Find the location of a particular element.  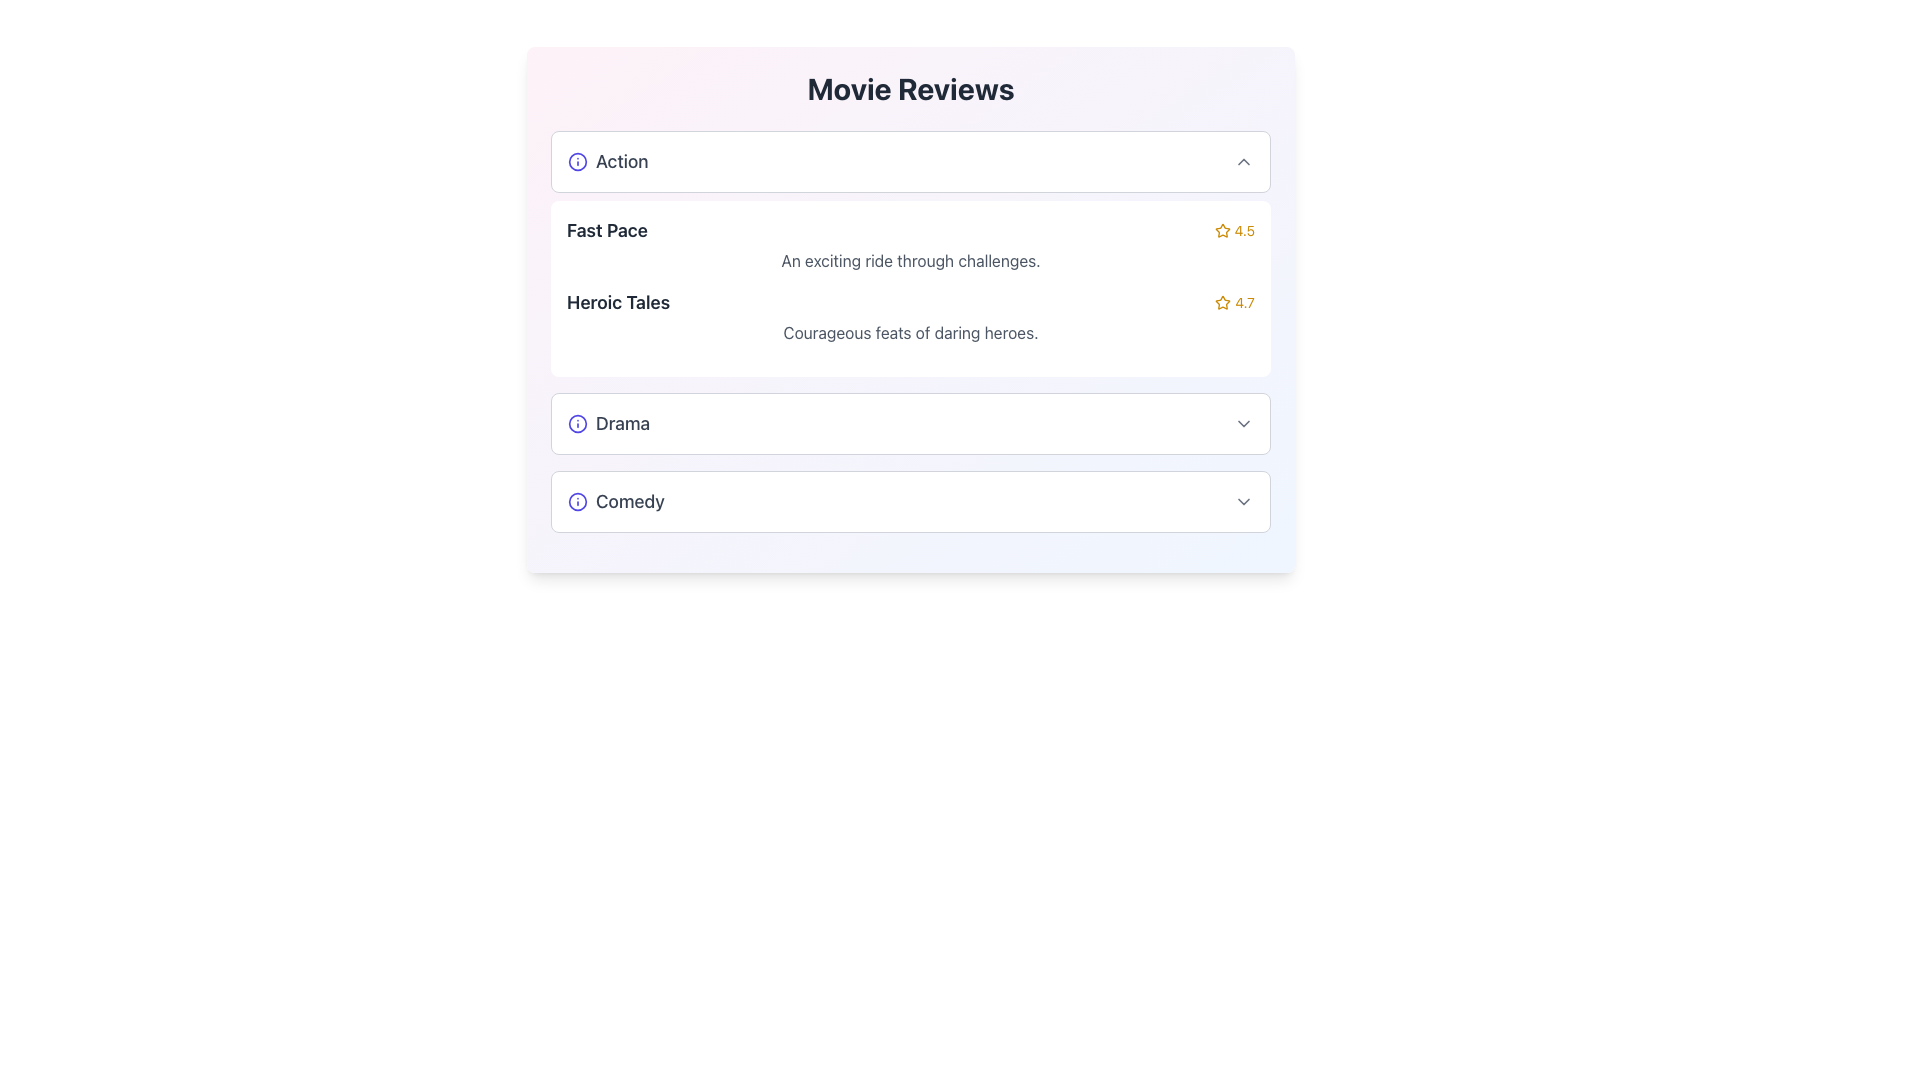

the gold star-shaped rating icon located adjacent to the text '4.5' in the second expandable card titled 'Action' is located at coordinates (1221, 230).